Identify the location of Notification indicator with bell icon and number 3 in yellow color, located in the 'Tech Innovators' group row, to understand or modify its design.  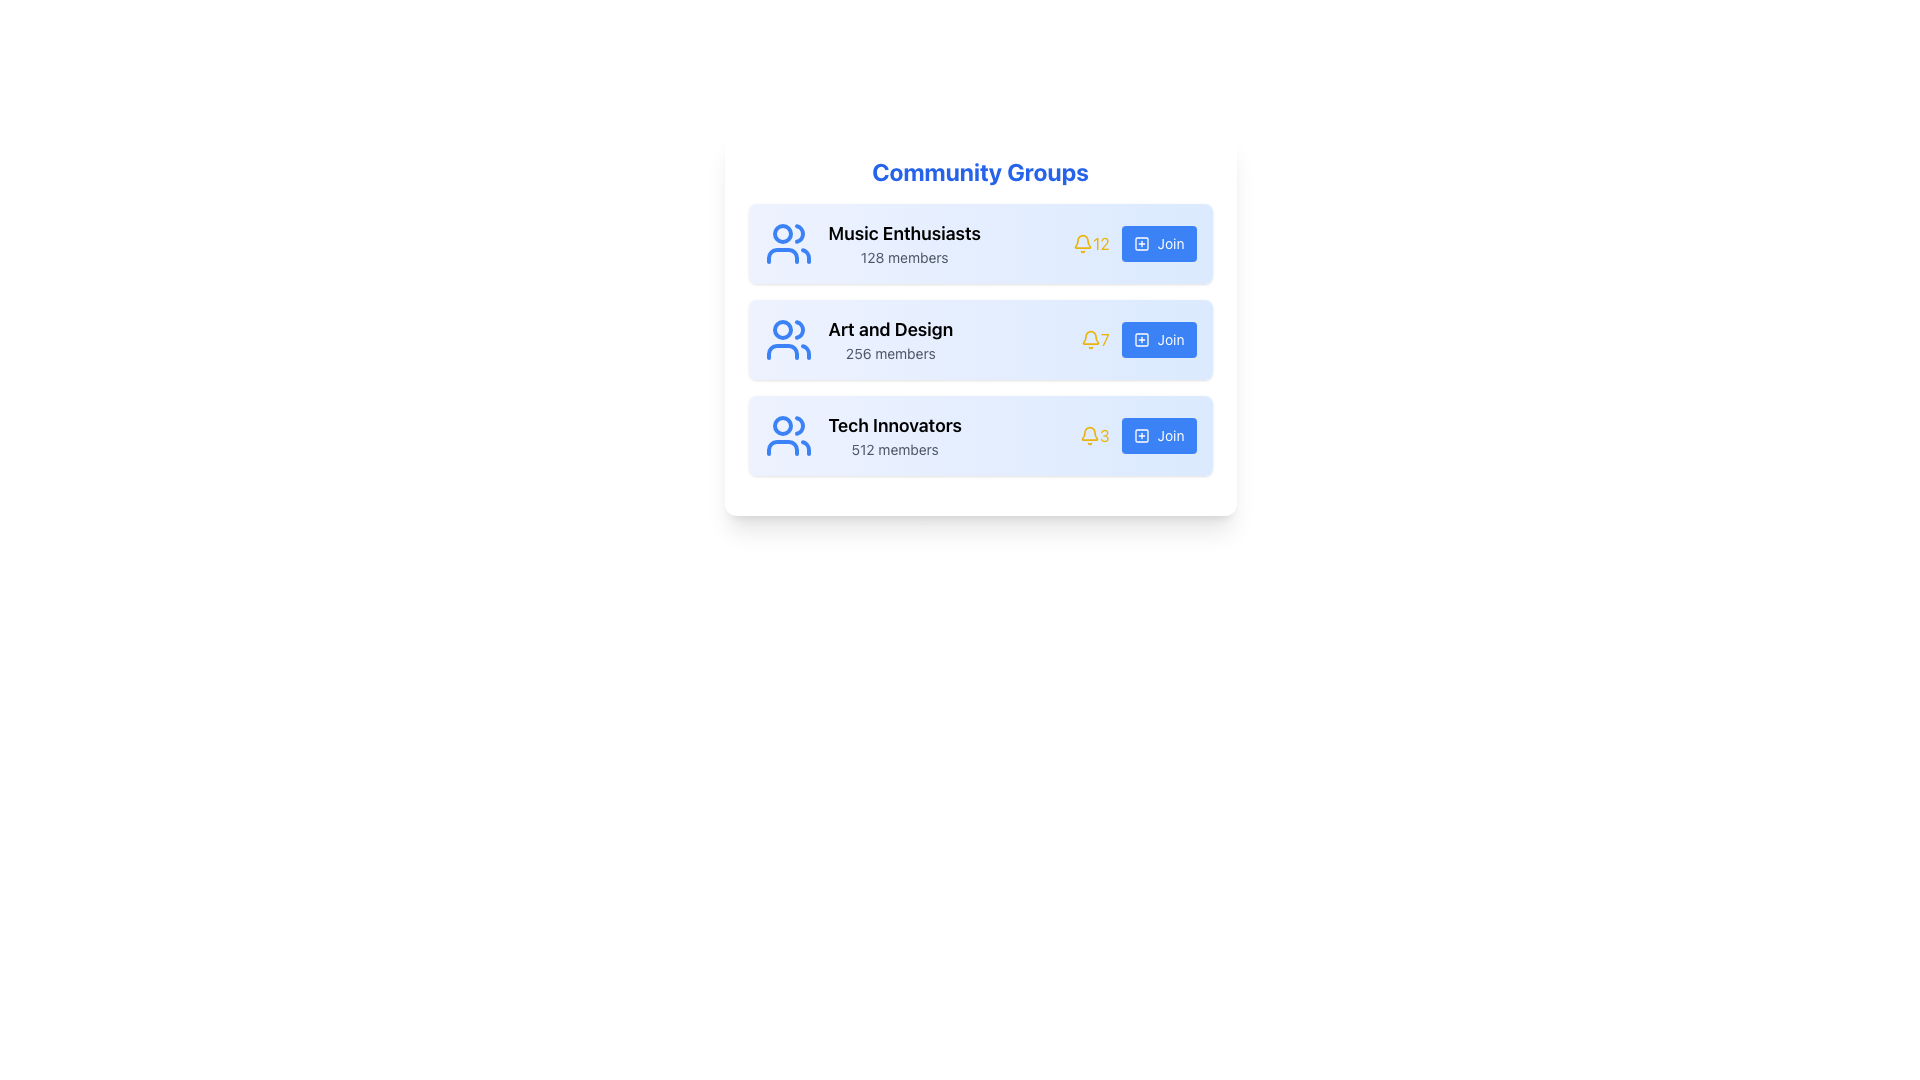
(1093, 434).